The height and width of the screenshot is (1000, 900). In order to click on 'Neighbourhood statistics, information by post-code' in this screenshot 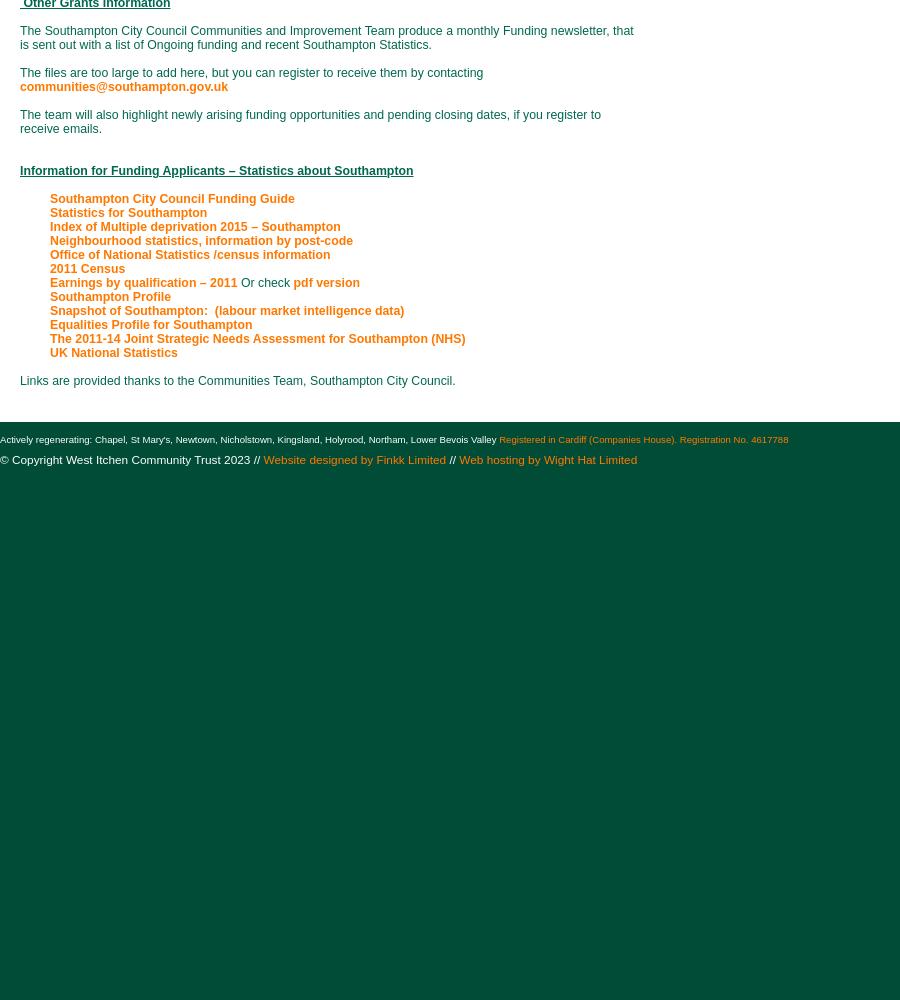, I will do `click(201, 240)`.